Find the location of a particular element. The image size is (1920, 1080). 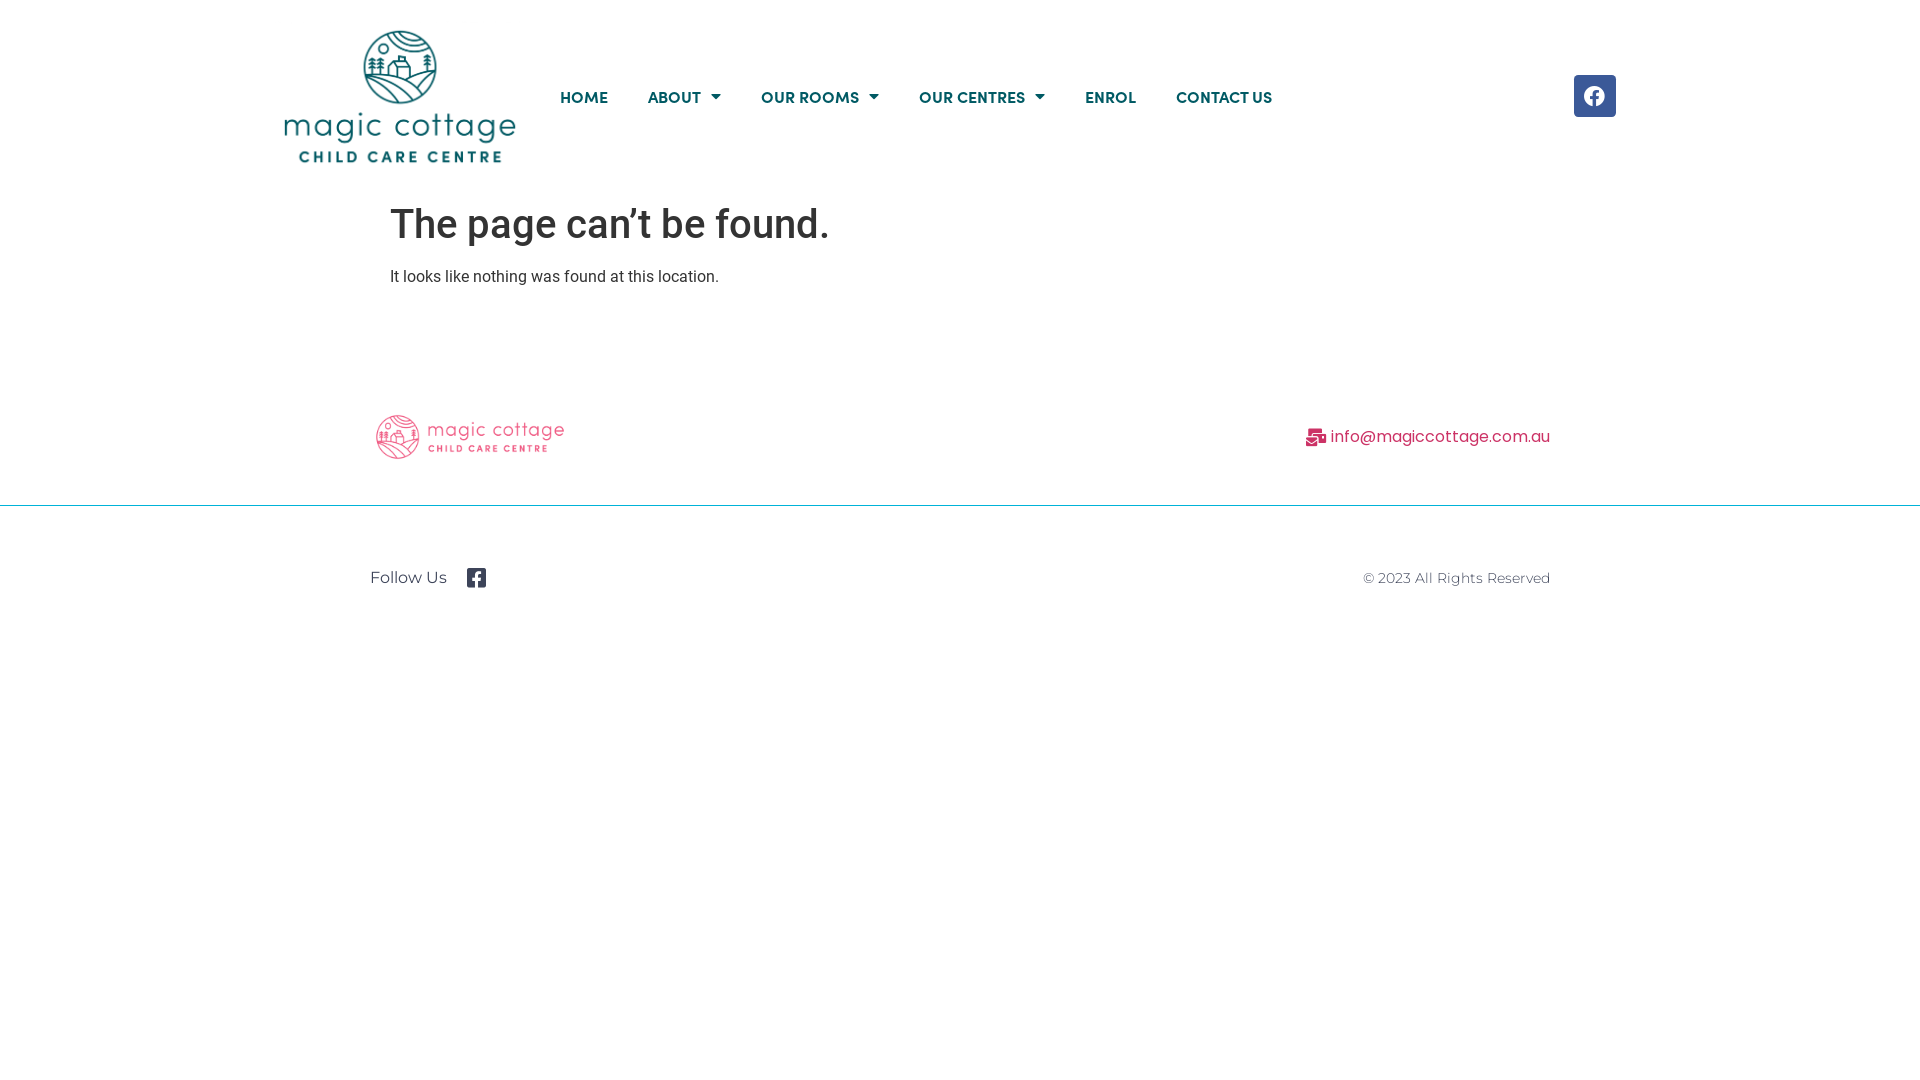

'OUR CENTRES' is located at coordinates (982, 96).